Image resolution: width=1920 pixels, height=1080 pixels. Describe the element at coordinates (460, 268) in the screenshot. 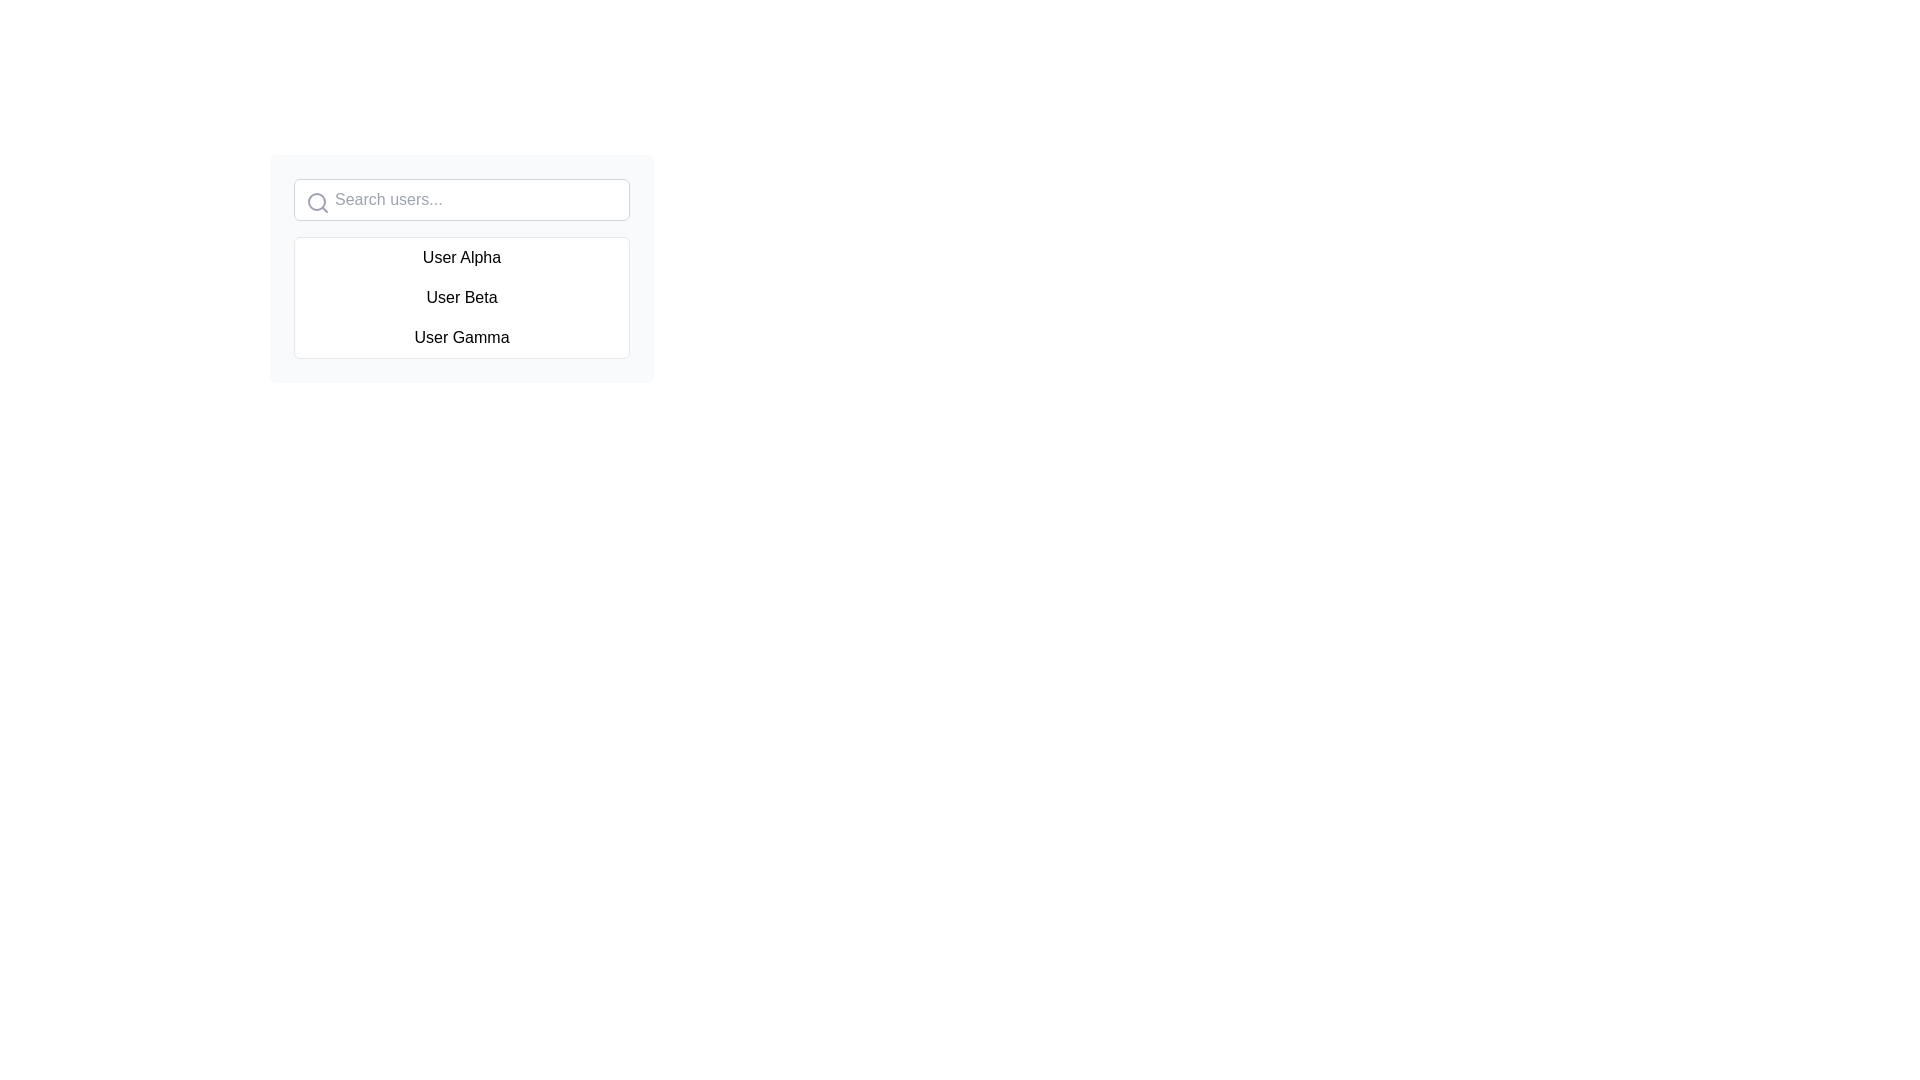

I see `to select the list item labeled 'User Alpha', which is the first item in a vertically aligned list located below the 'Search users...' input field` at that location.